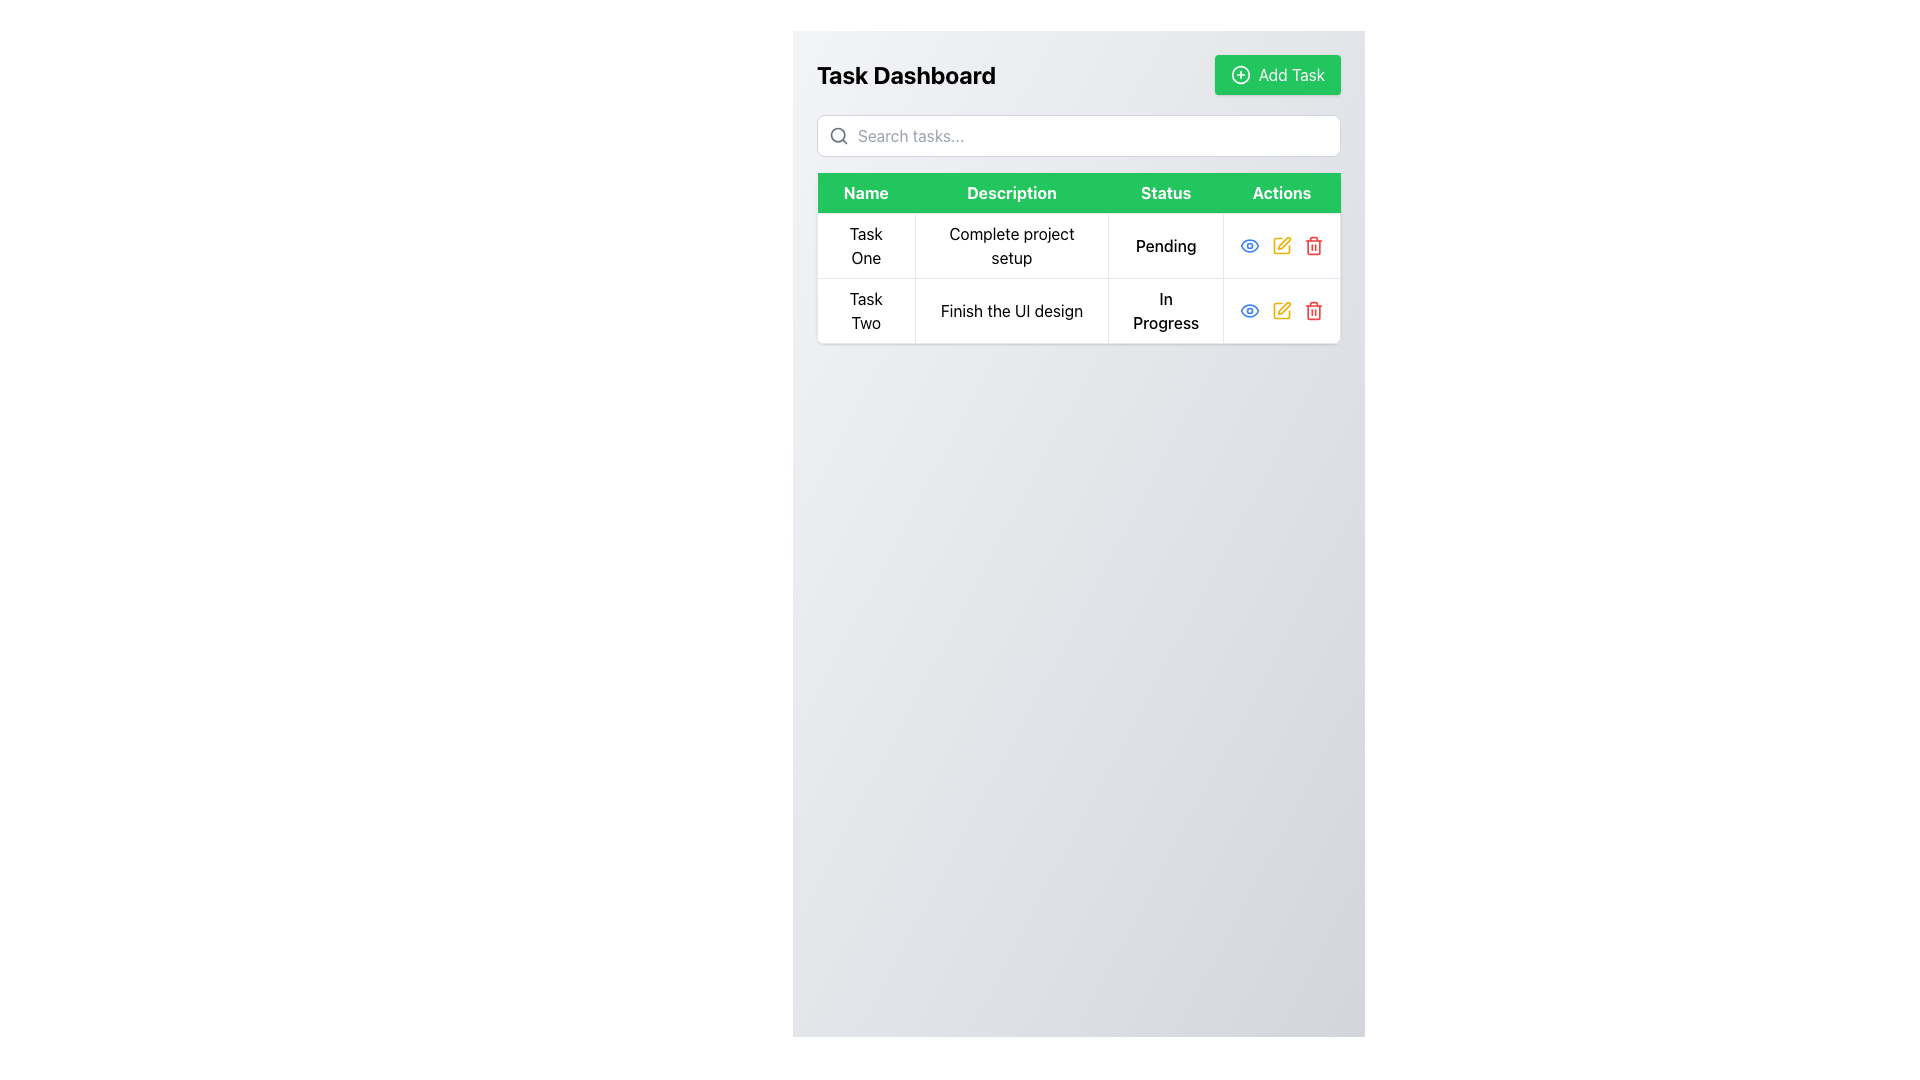  What do you see at coordinates (1281, 245) in the screenshot?
I see `the 'Edit' icon located in the first task row under the 'Actions' column of the table` at bounding box center [1281, 245].